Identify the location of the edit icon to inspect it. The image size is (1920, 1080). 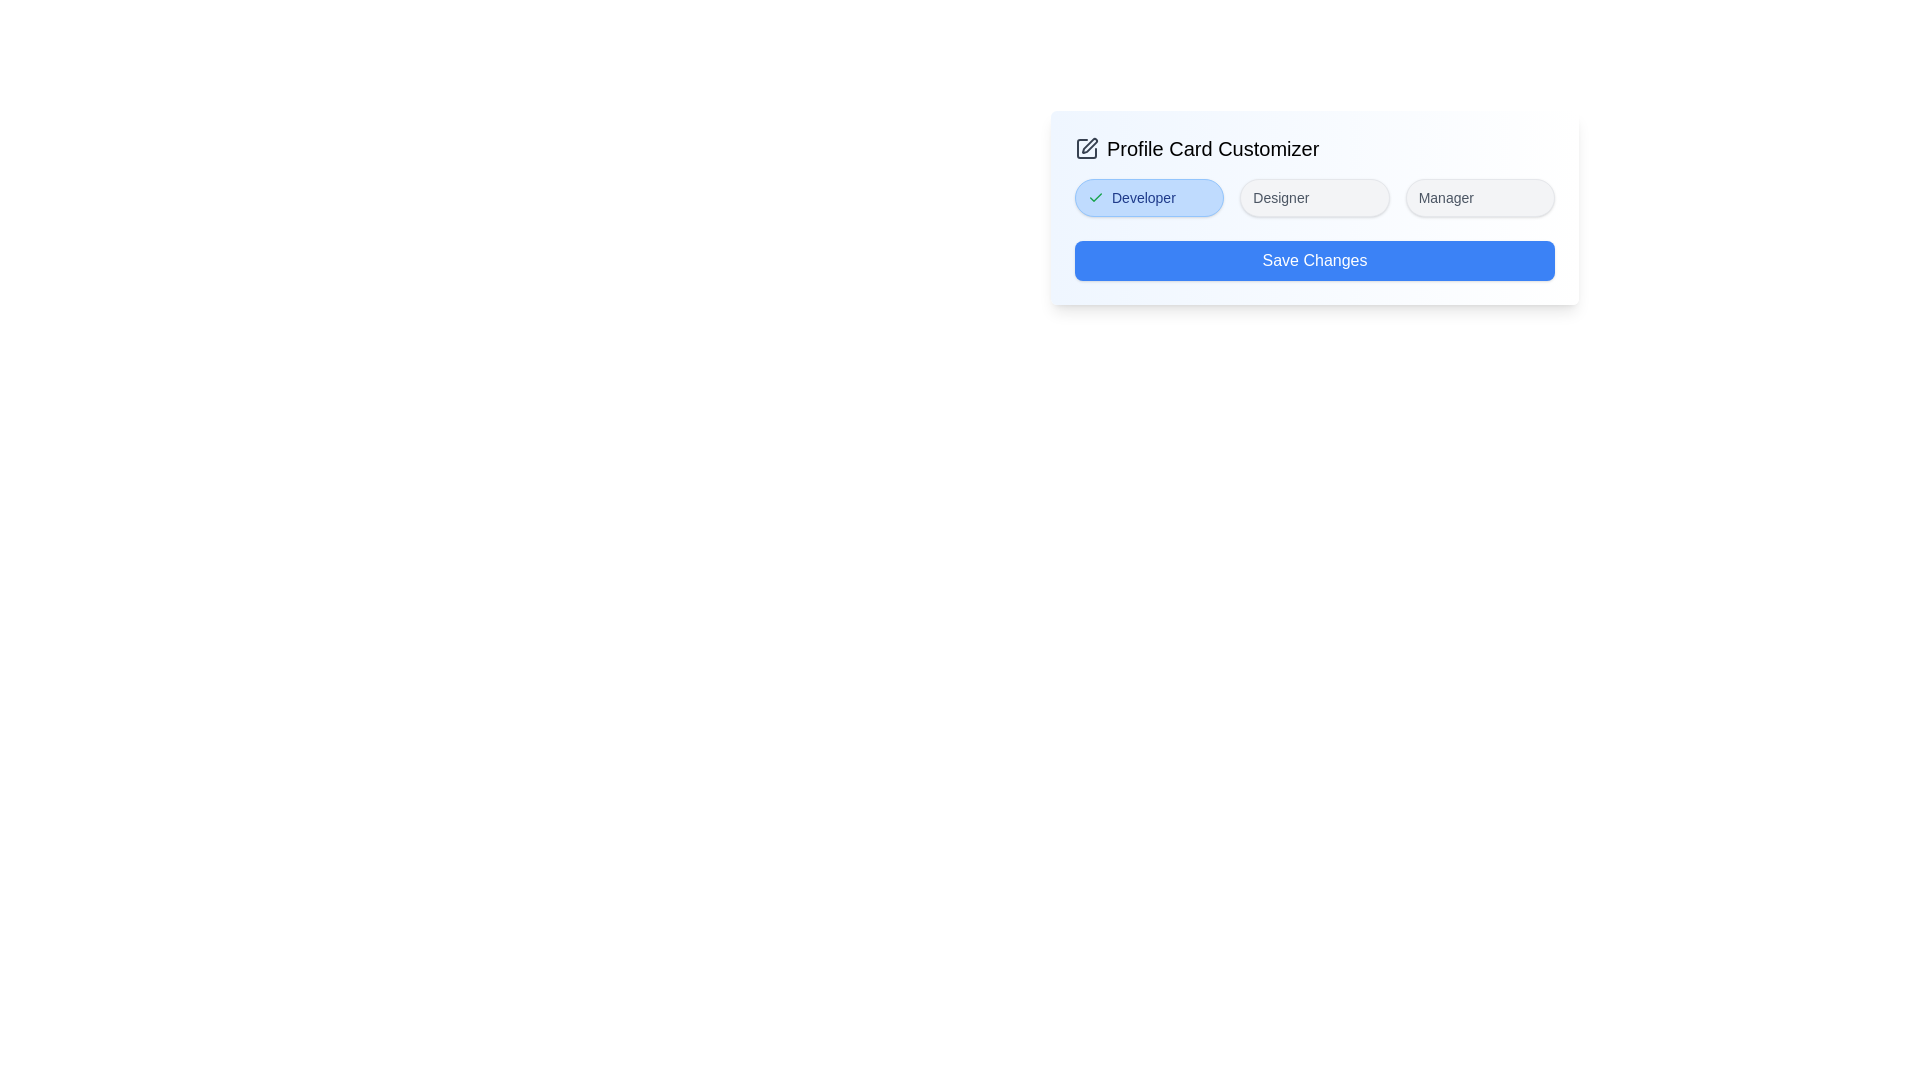
(1085, 148).